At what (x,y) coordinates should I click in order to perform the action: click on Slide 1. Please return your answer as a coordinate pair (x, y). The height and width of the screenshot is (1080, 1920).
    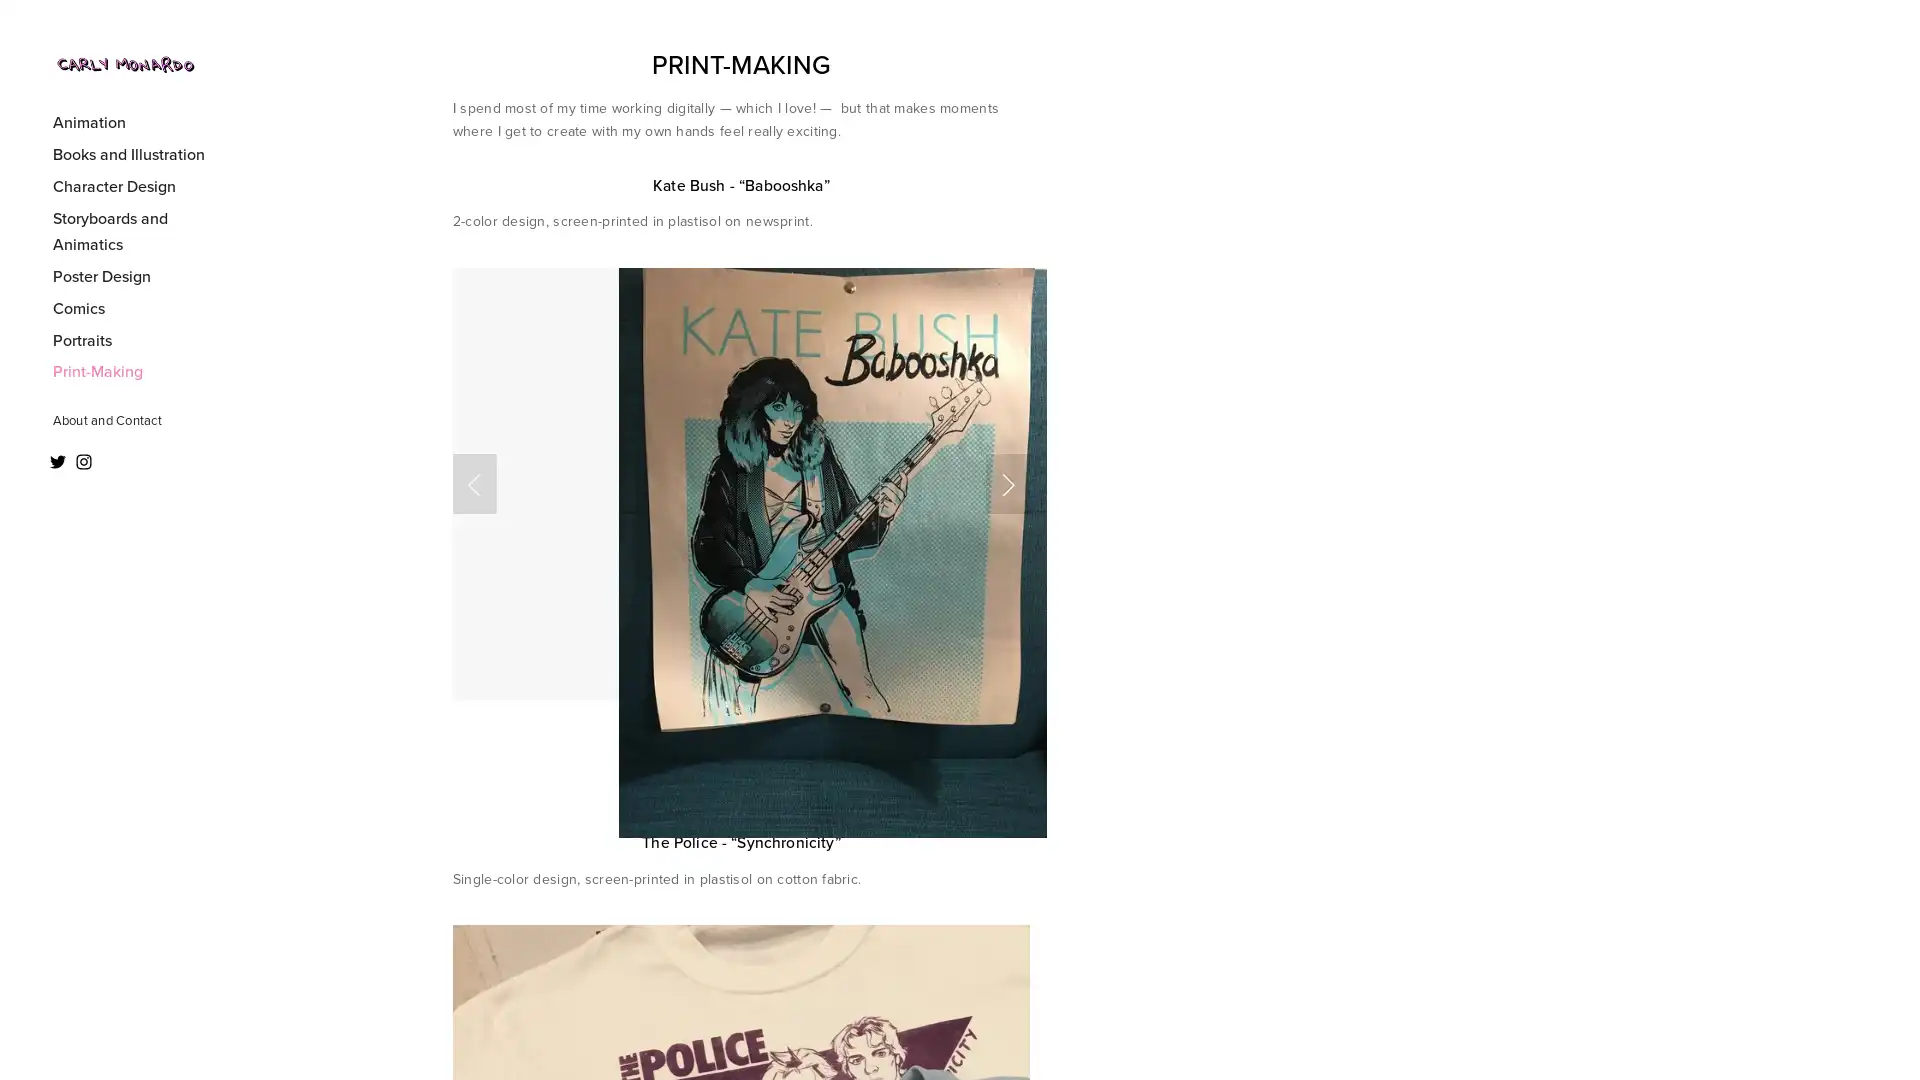
    Looking at the image, I should click on (657, 759).